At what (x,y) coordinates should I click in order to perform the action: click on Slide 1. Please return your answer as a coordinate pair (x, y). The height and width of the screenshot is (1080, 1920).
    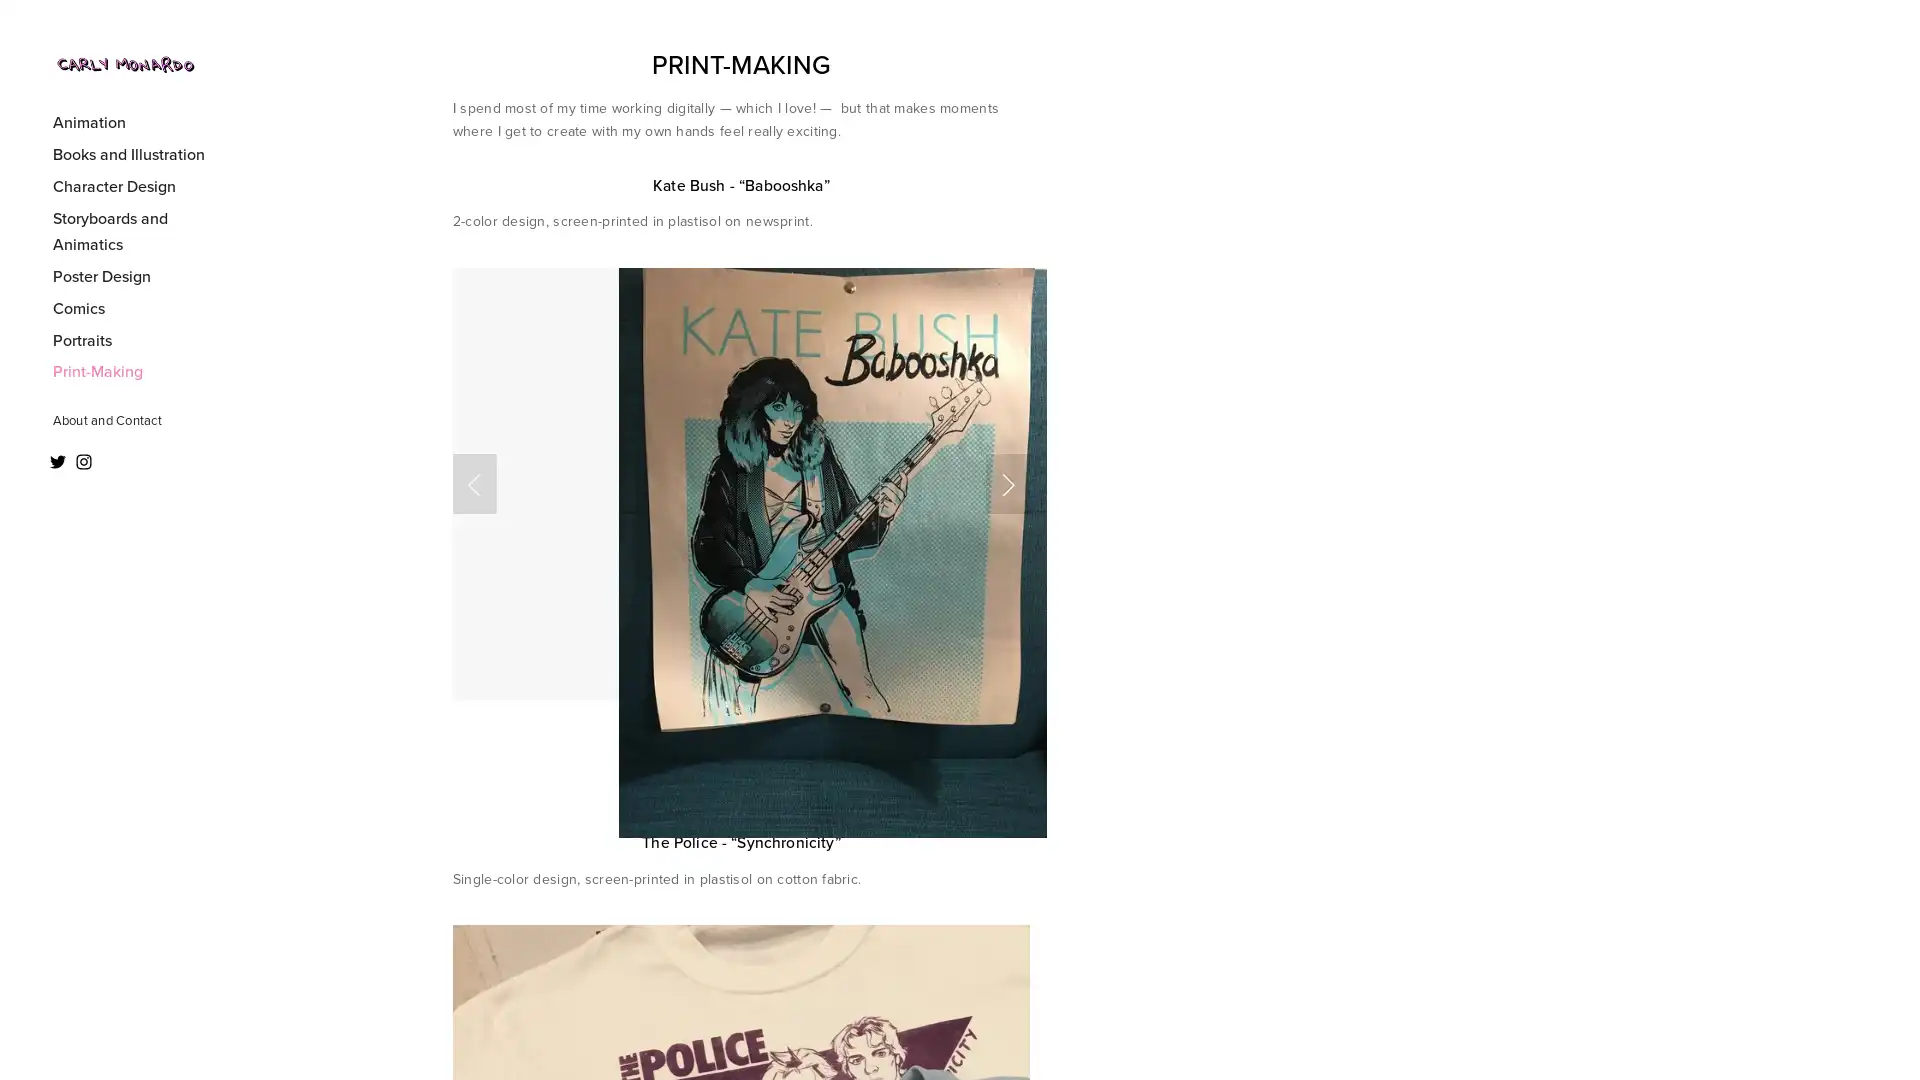
    Looking at the image, I should click on (657, 759).